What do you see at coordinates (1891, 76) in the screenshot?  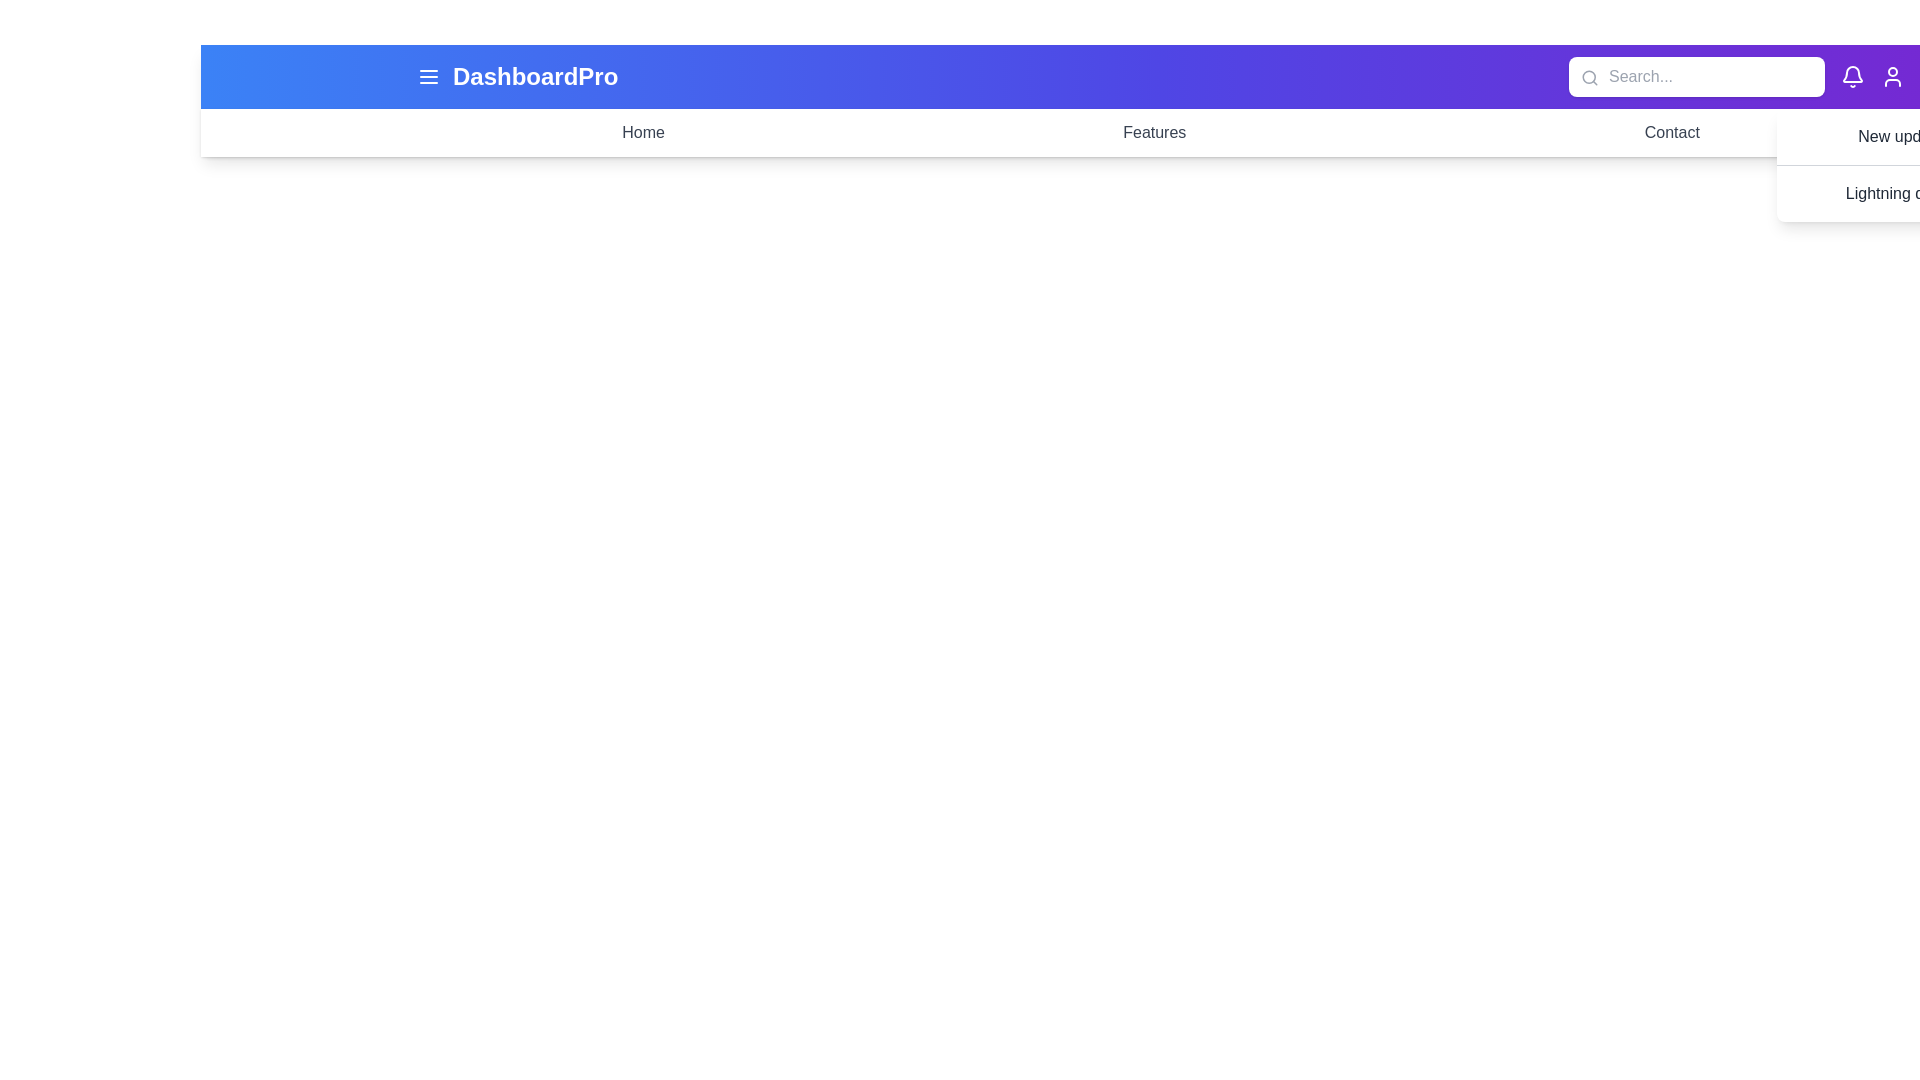 I see `the user profile icon to open profile actions` at bounding box center [1891, 76].